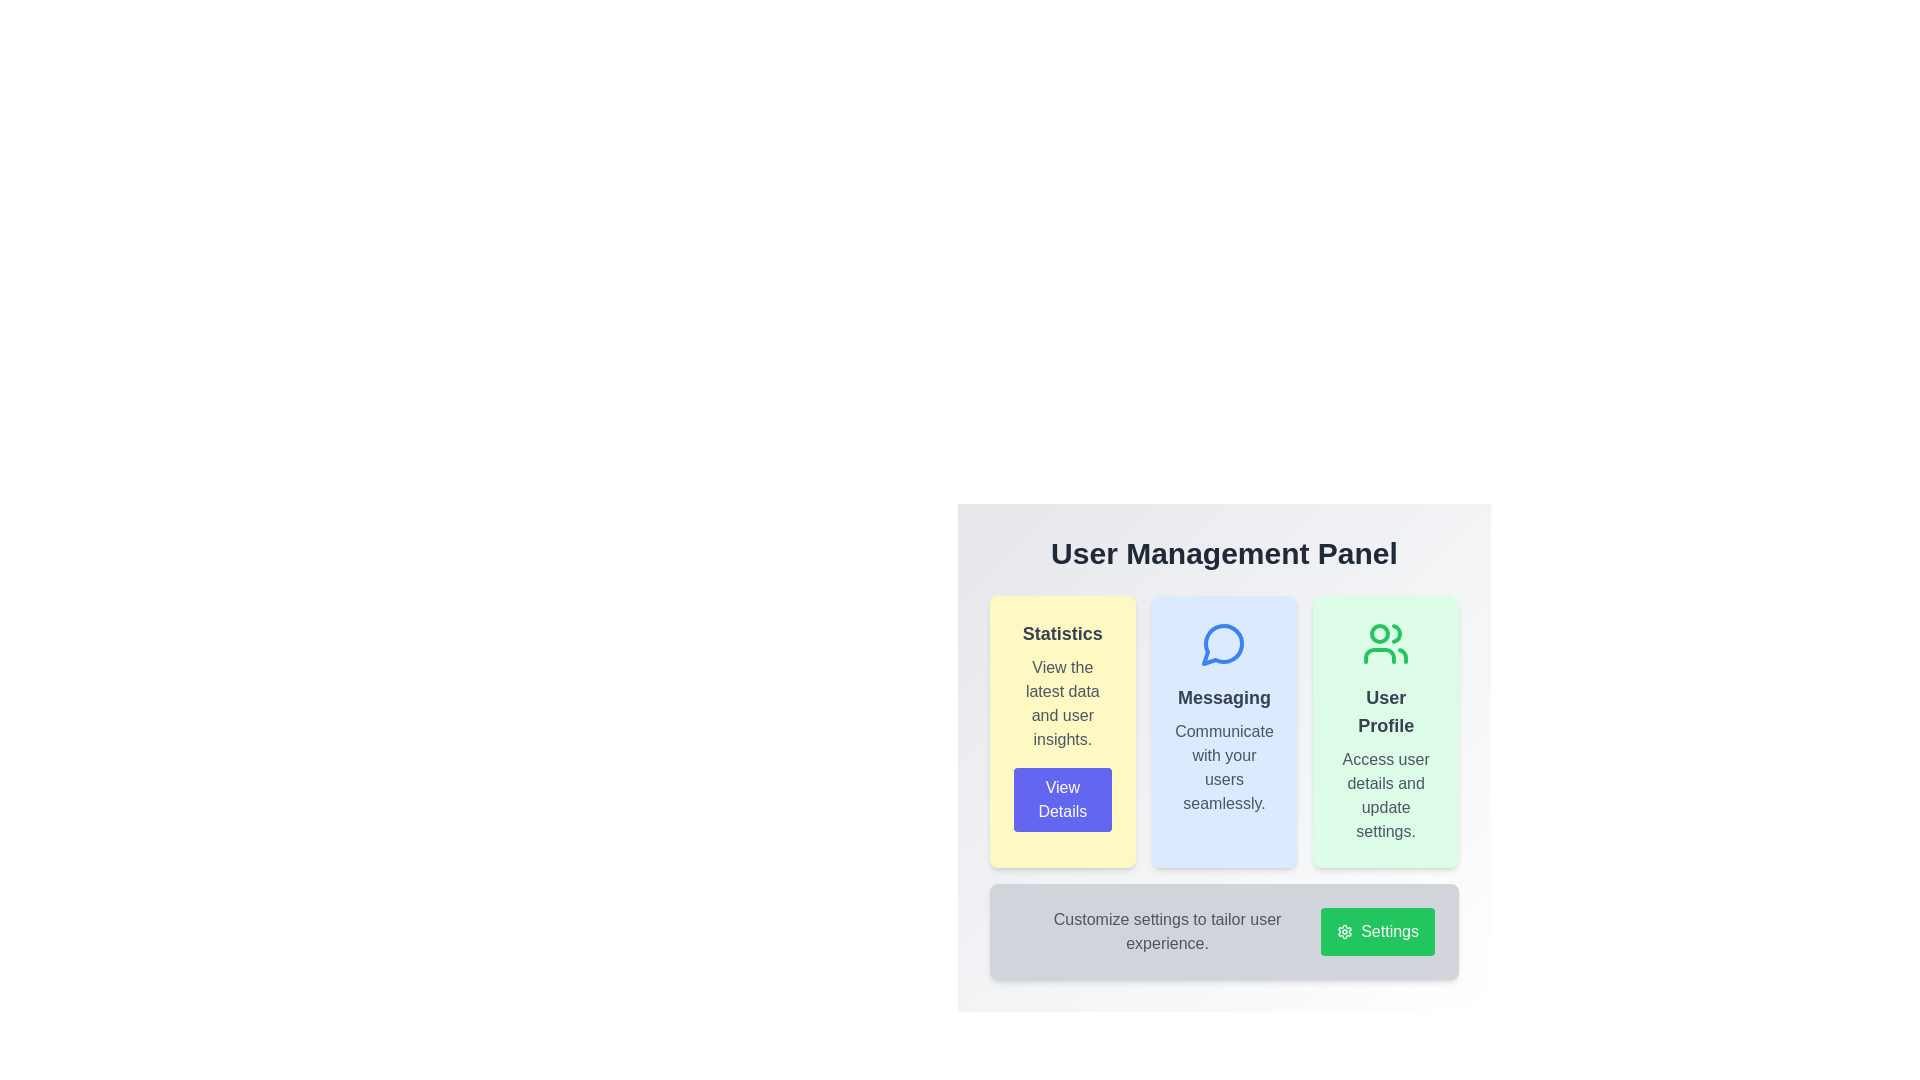 This screenshot has width=1920, height=1080. Describe the element at coordinates (1223, 758) in the screenshot. I see `the 'Statistics', 'Messaging', or 'User Profile' subsections of the User Management Panel` at that location.